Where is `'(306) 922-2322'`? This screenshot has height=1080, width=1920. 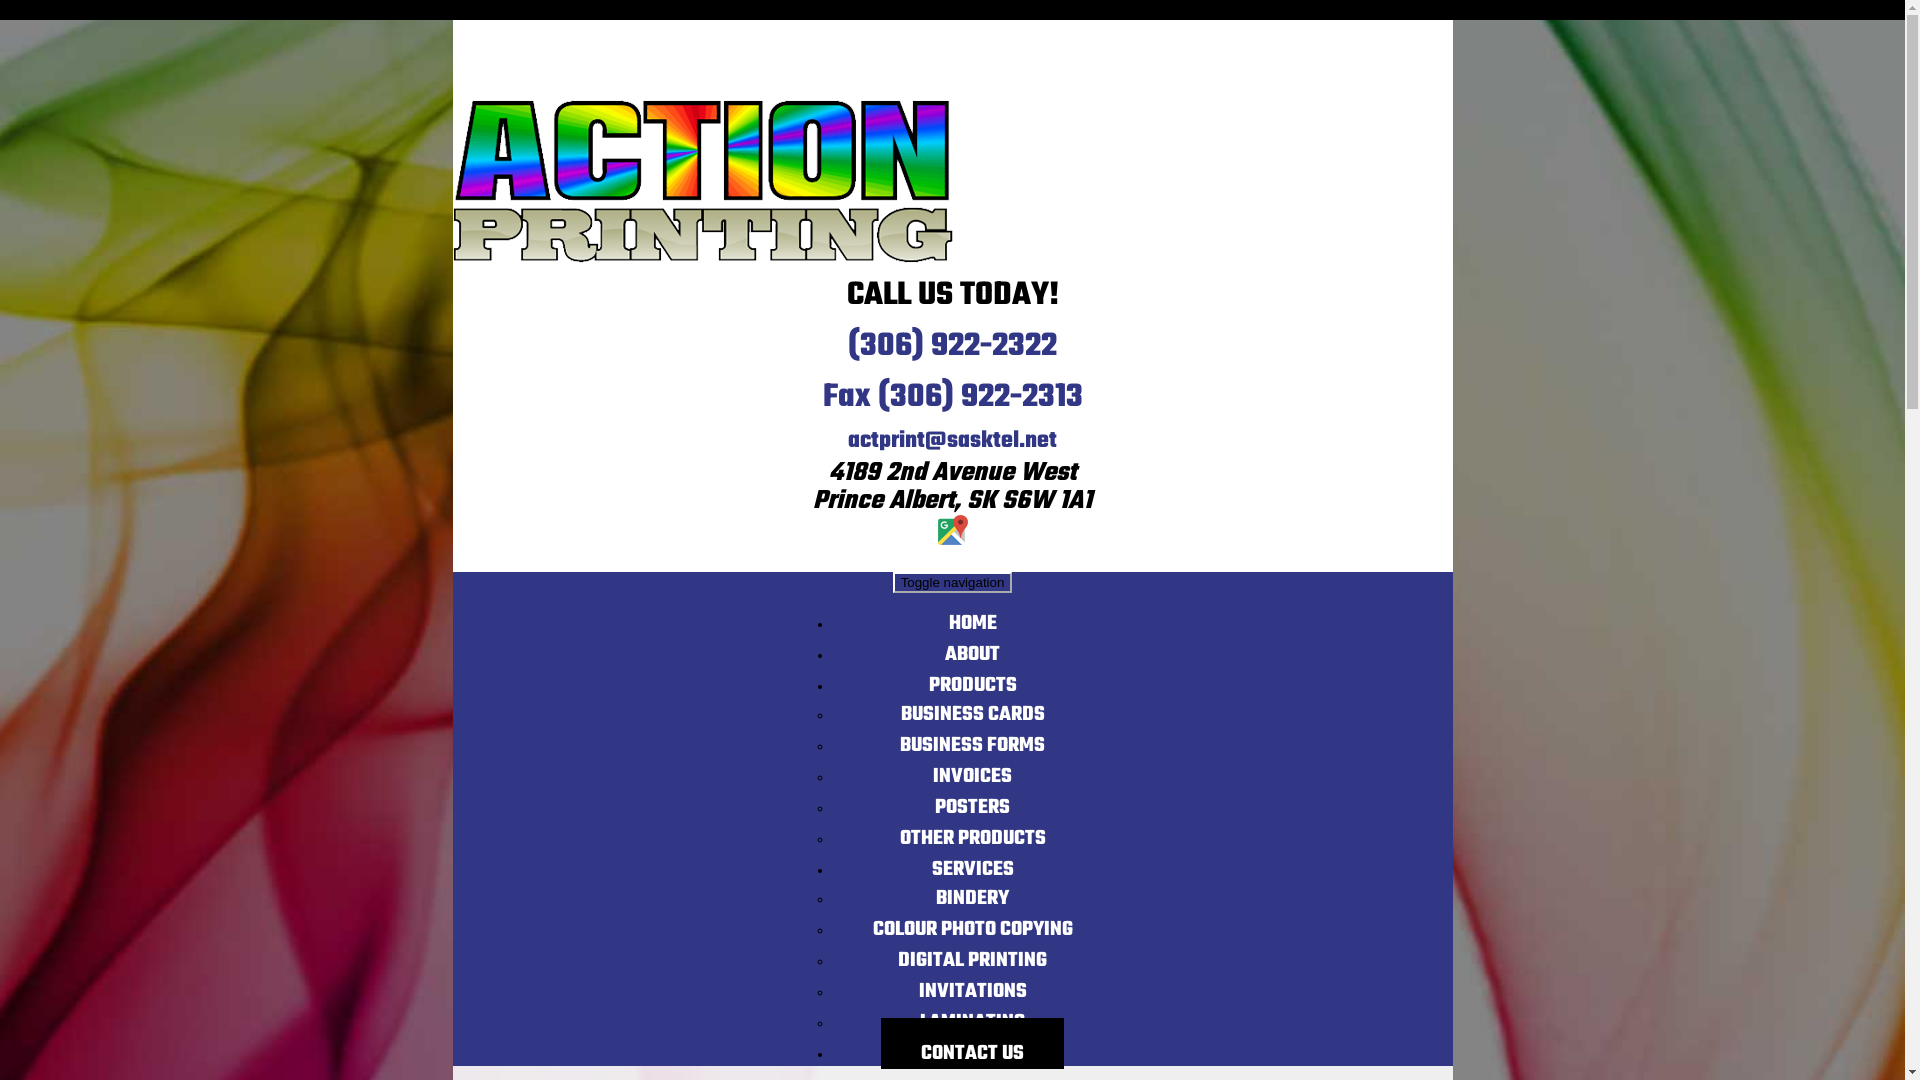 '(306) 922-2322' is located at coordinates (951, 345).